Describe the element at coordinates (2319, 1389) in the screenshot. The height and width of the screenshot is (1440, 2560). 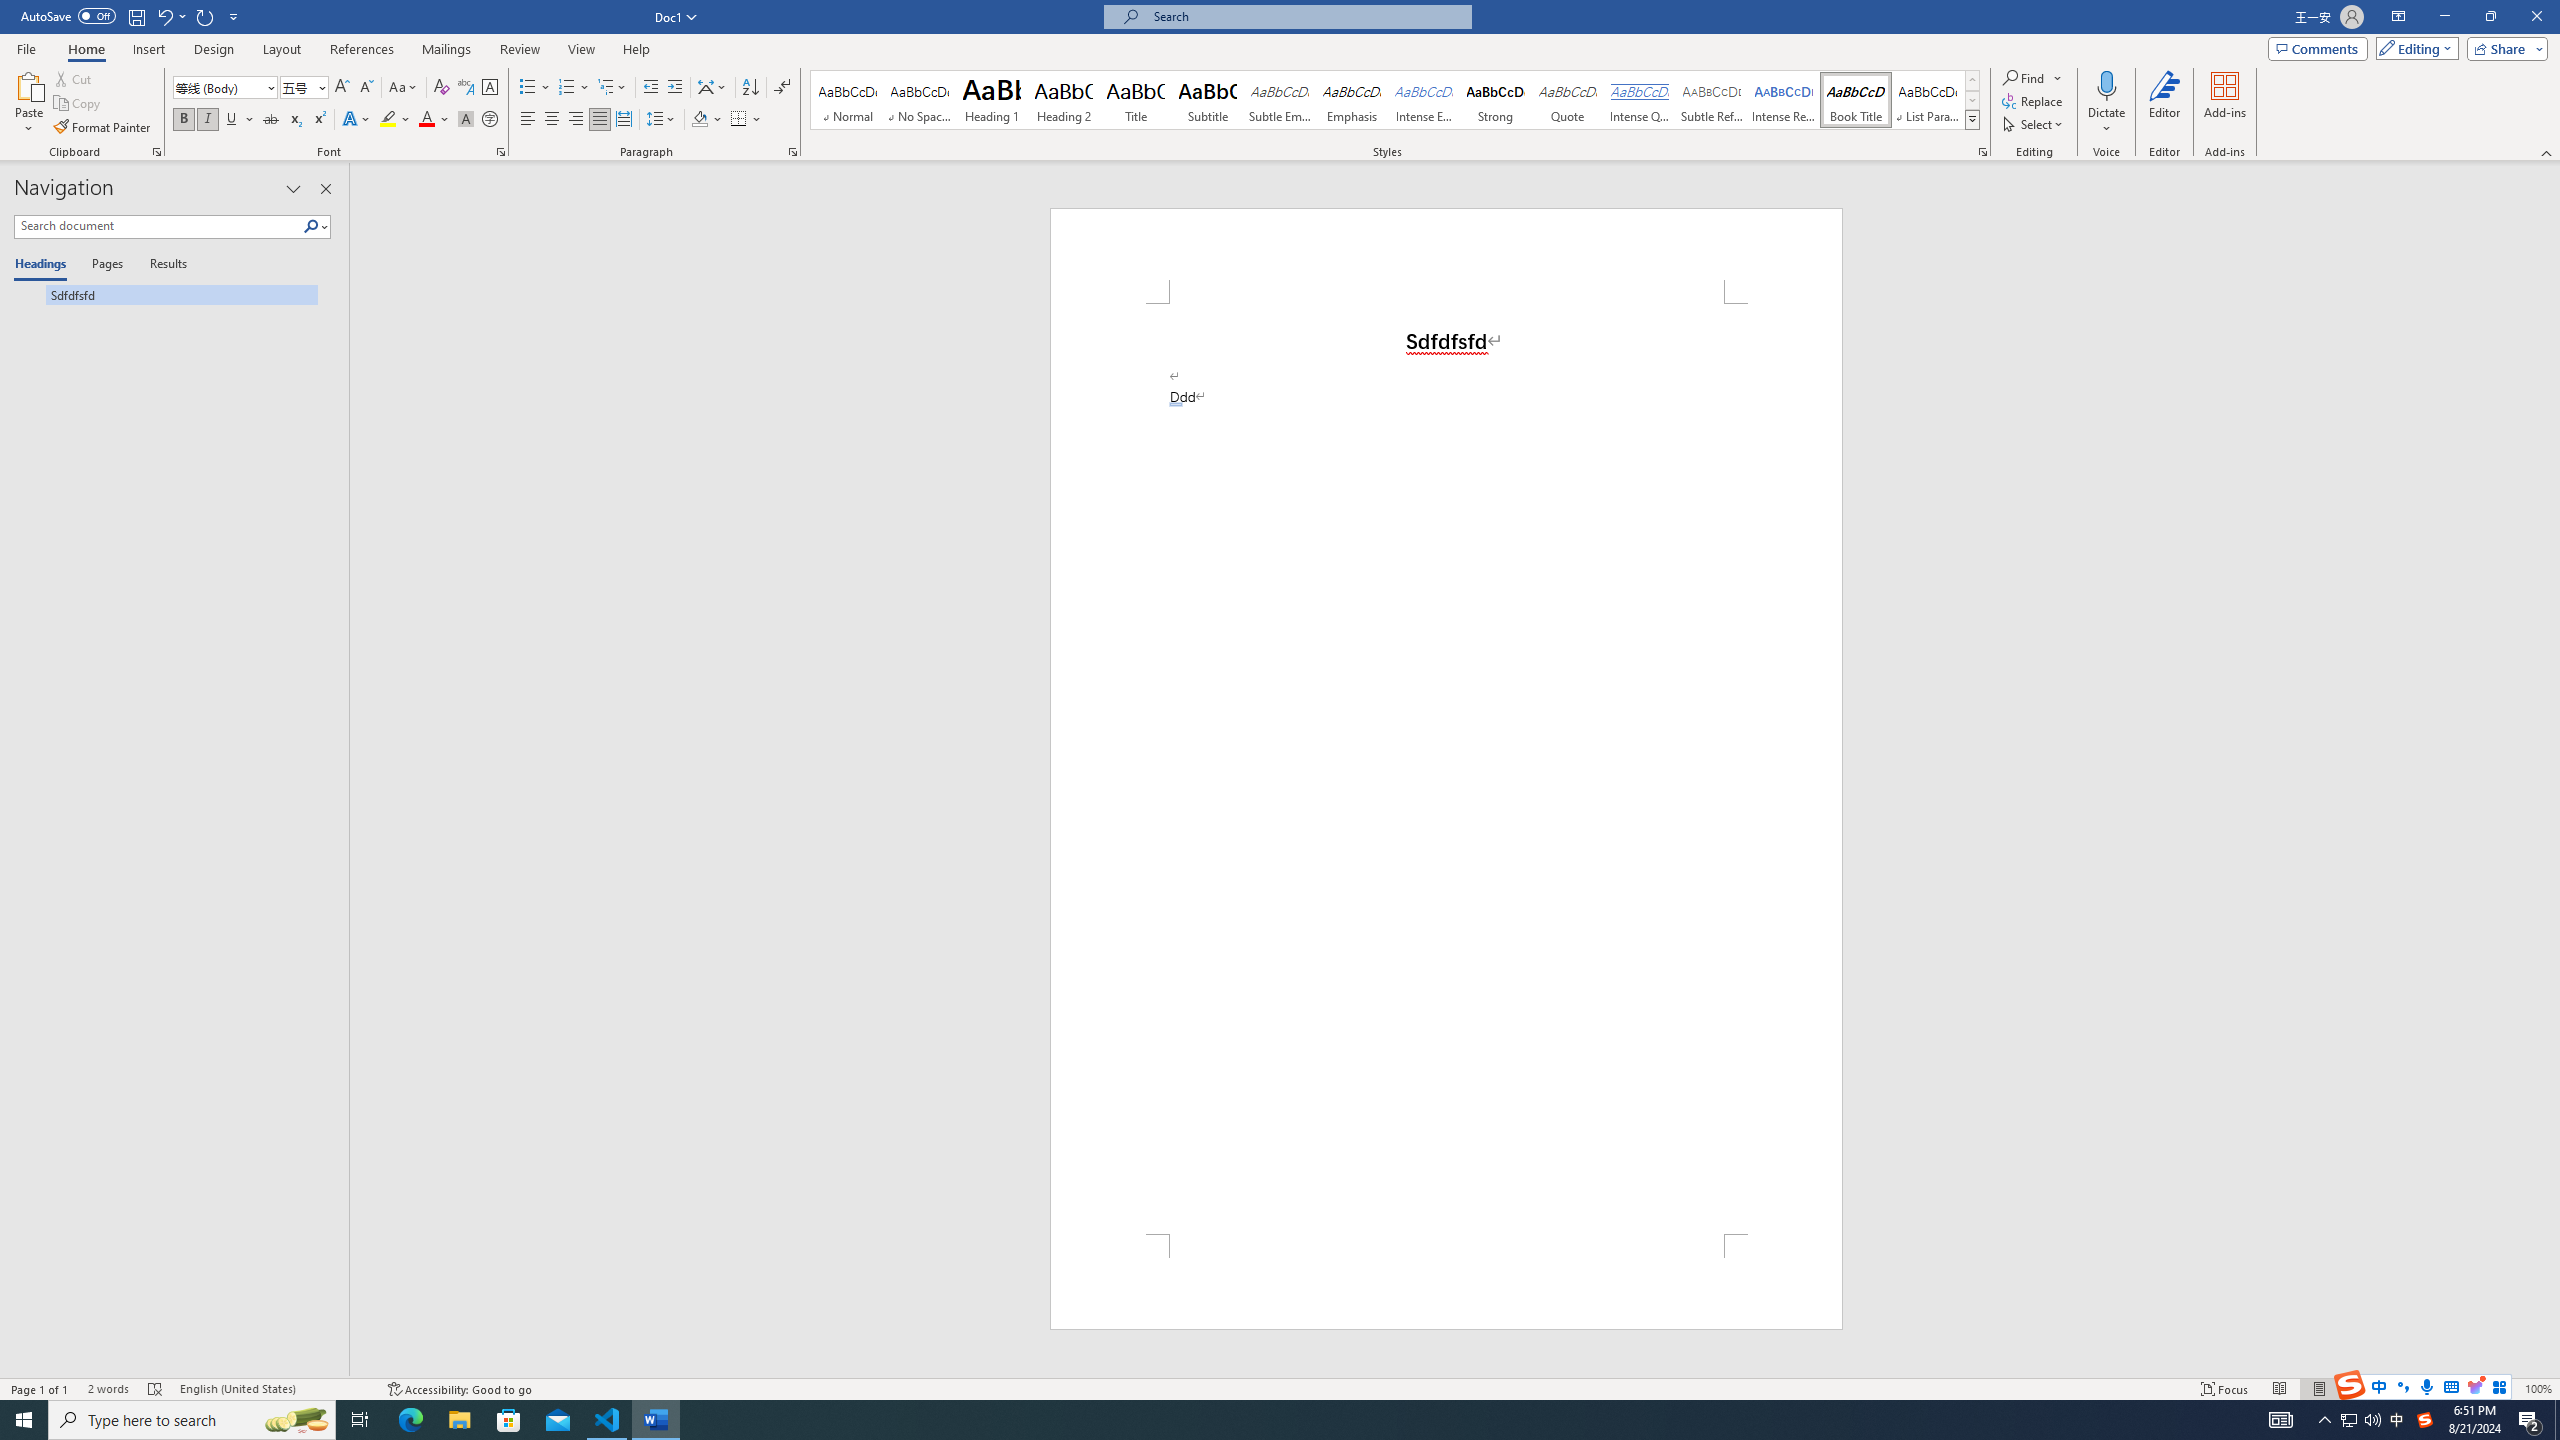
I see `'Print Layout'` at that location.